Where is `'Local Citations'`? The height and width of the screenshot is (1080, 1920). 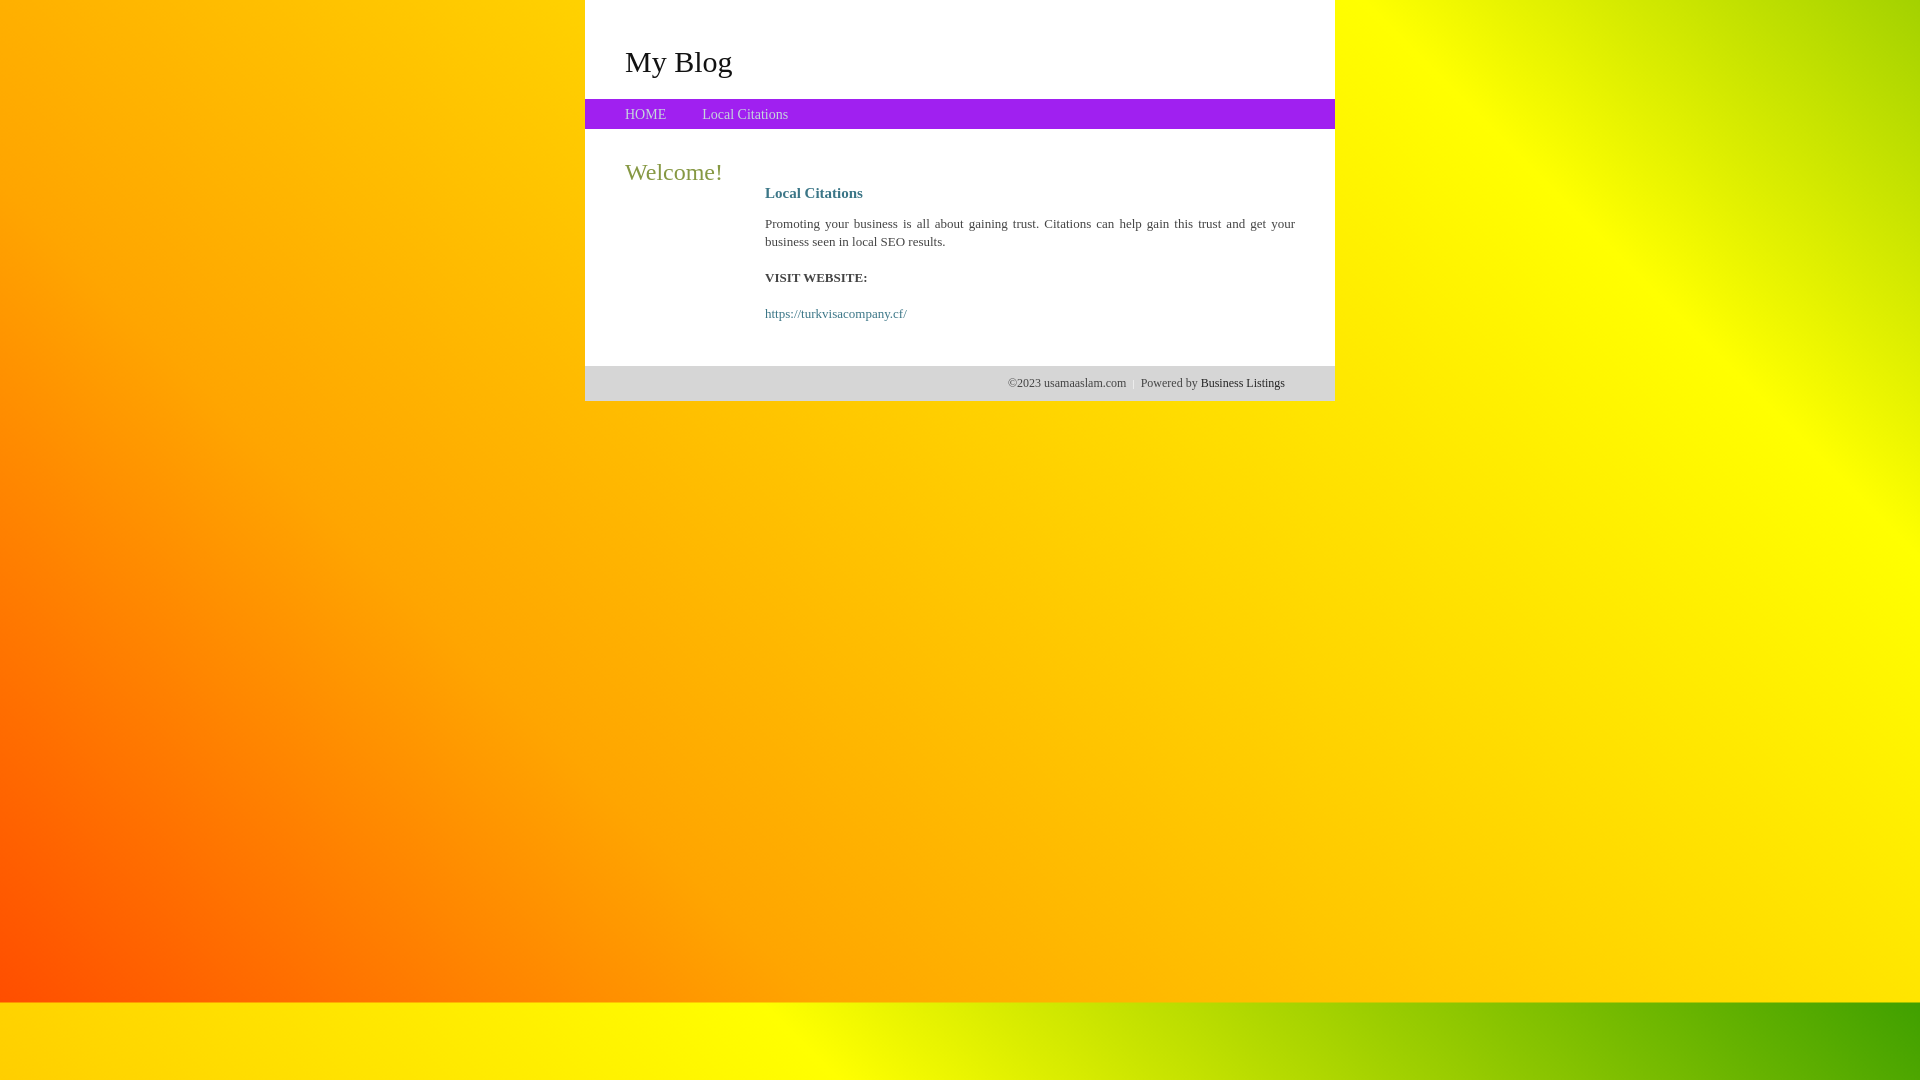 'Local Citations' is located at coordinates (743, 114).